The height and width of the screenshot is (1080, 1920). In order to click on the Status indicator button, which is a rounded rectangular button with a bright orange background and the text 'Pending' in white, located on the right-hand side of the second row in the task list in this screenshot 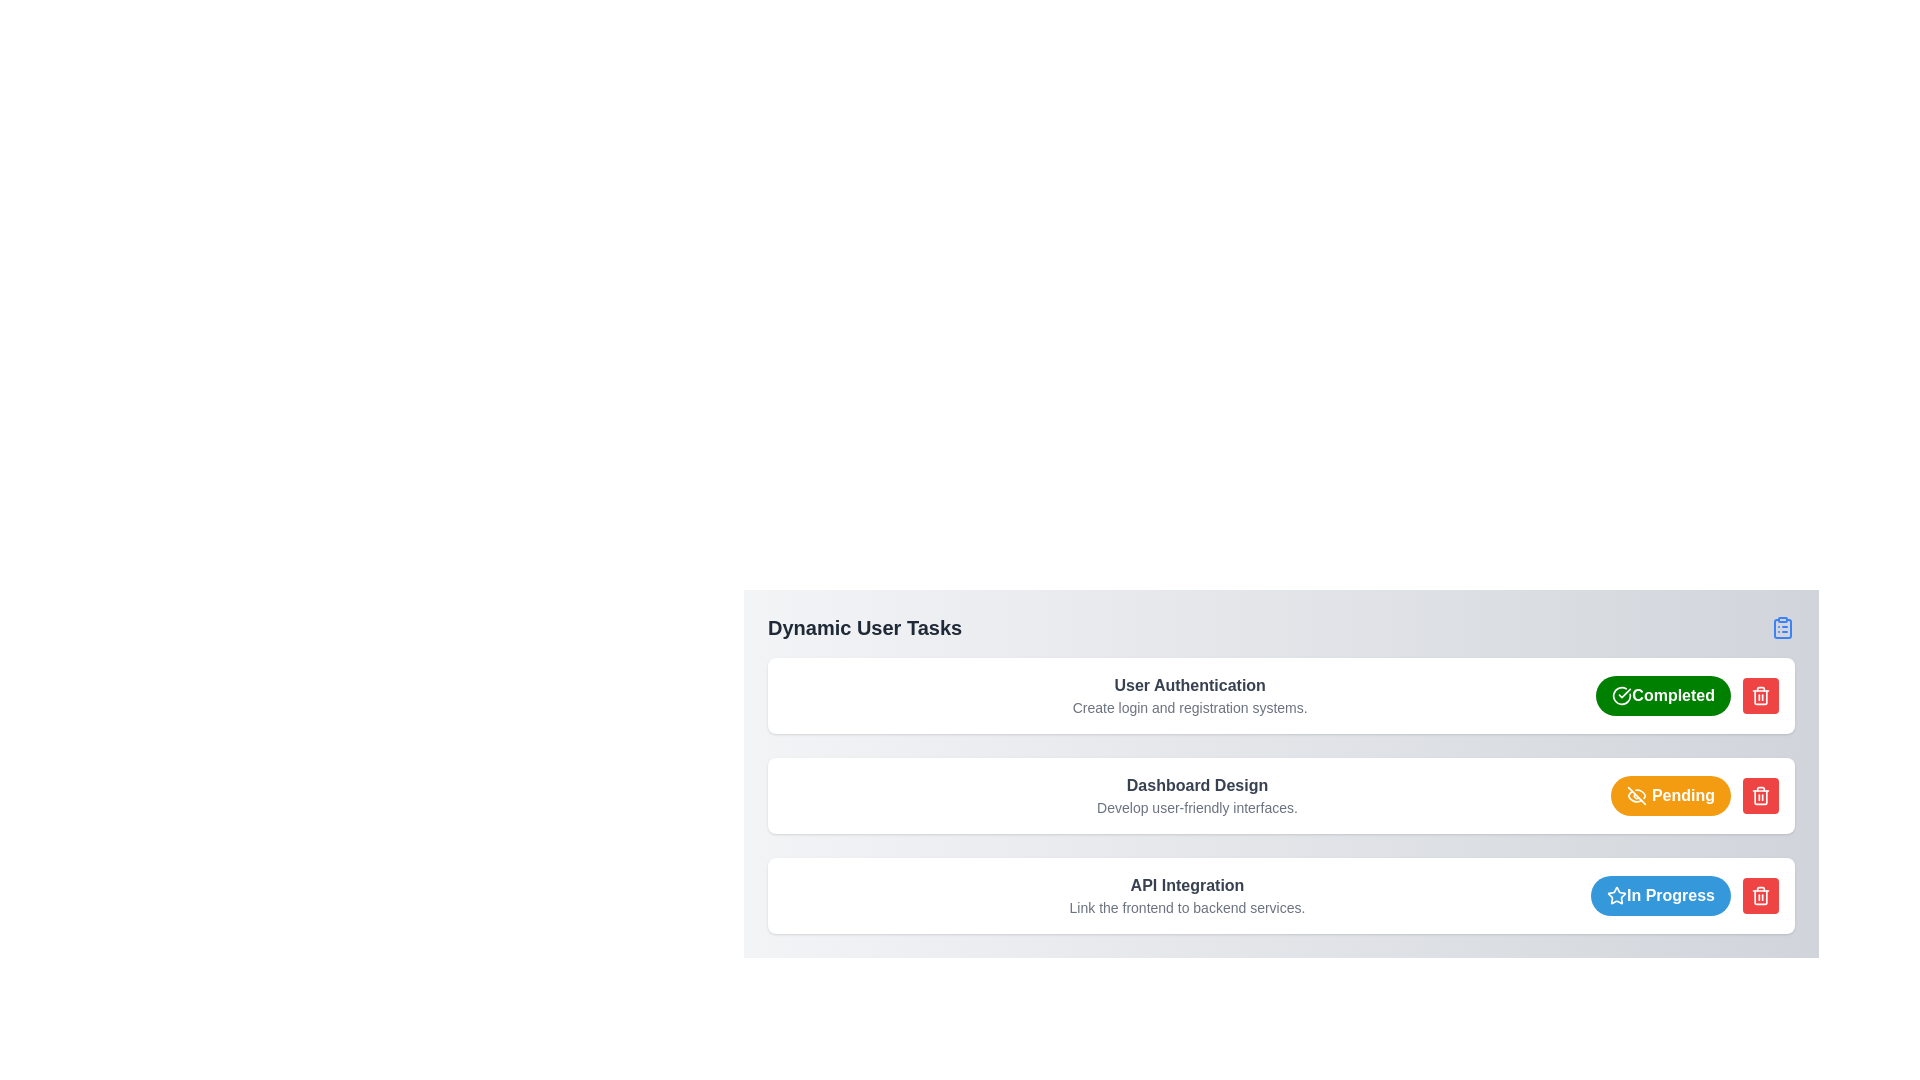, I will do `click(1670, 794)`.